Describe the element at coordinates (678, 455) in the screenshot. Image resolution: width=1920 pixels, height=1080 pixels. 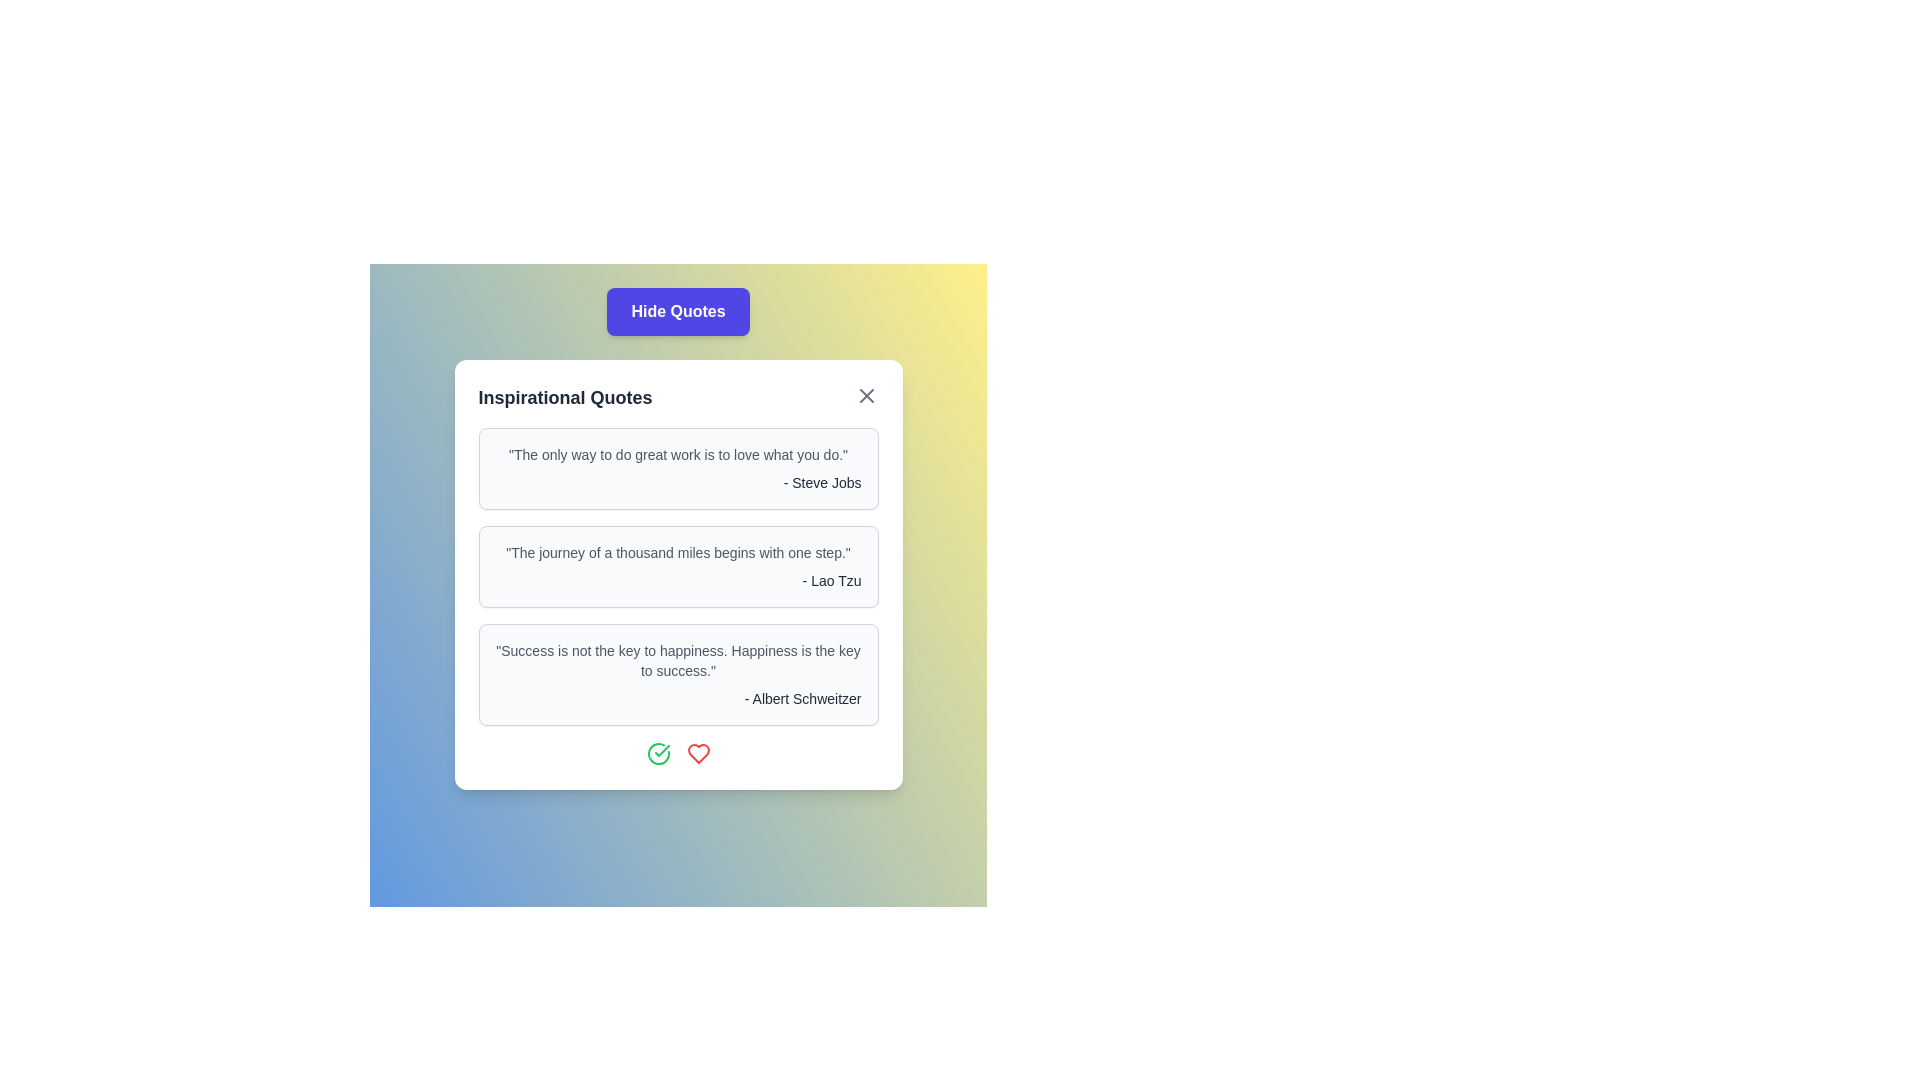
I see `the quote text that reads 'The only way to do great work is to love what you do.' which is displayed in a smaller-sized, gray-colored sans-serif font, located above the attribution '- Steve Jobs'` at that location.